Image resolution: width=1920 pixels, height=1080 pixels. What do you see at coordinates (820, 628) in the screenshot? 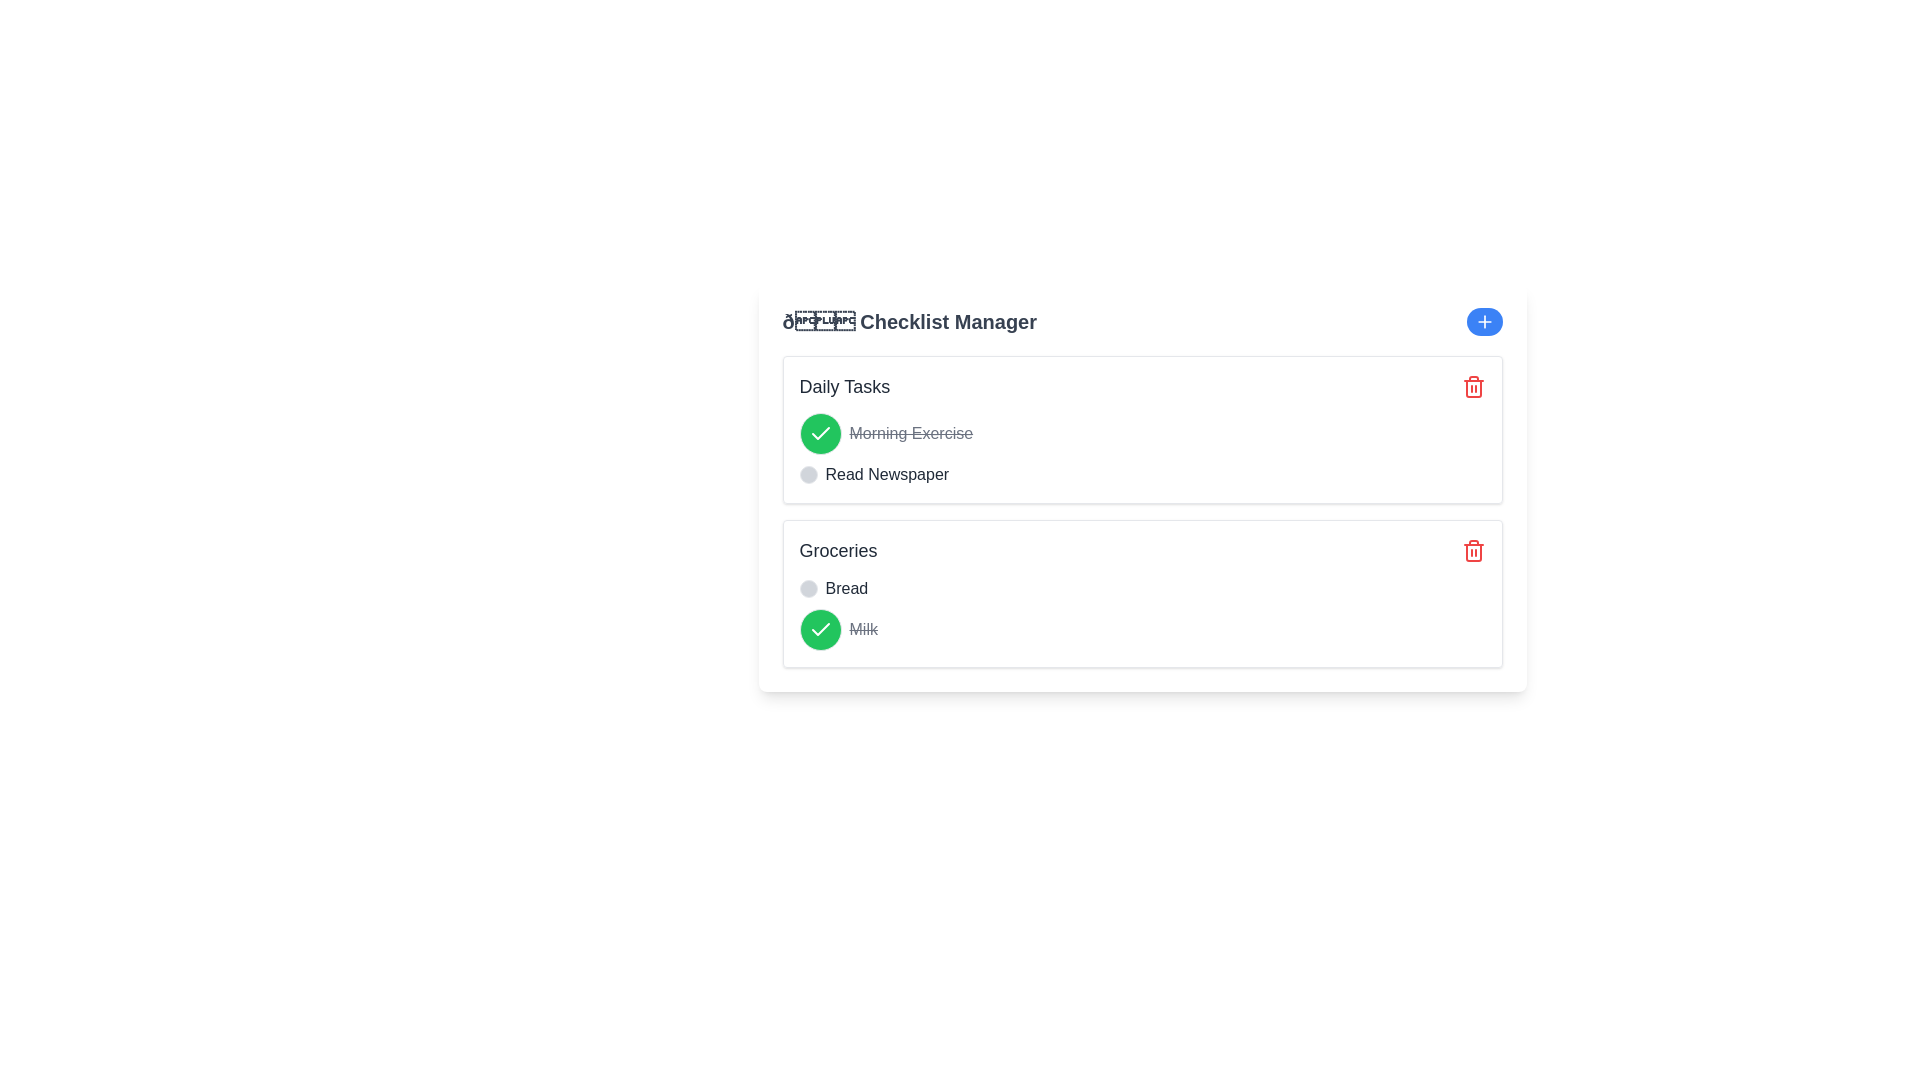
I see `the checkmark icon with a green circular background that indicates the completion of the 'Milk' item` at bounding box center [820, 628].